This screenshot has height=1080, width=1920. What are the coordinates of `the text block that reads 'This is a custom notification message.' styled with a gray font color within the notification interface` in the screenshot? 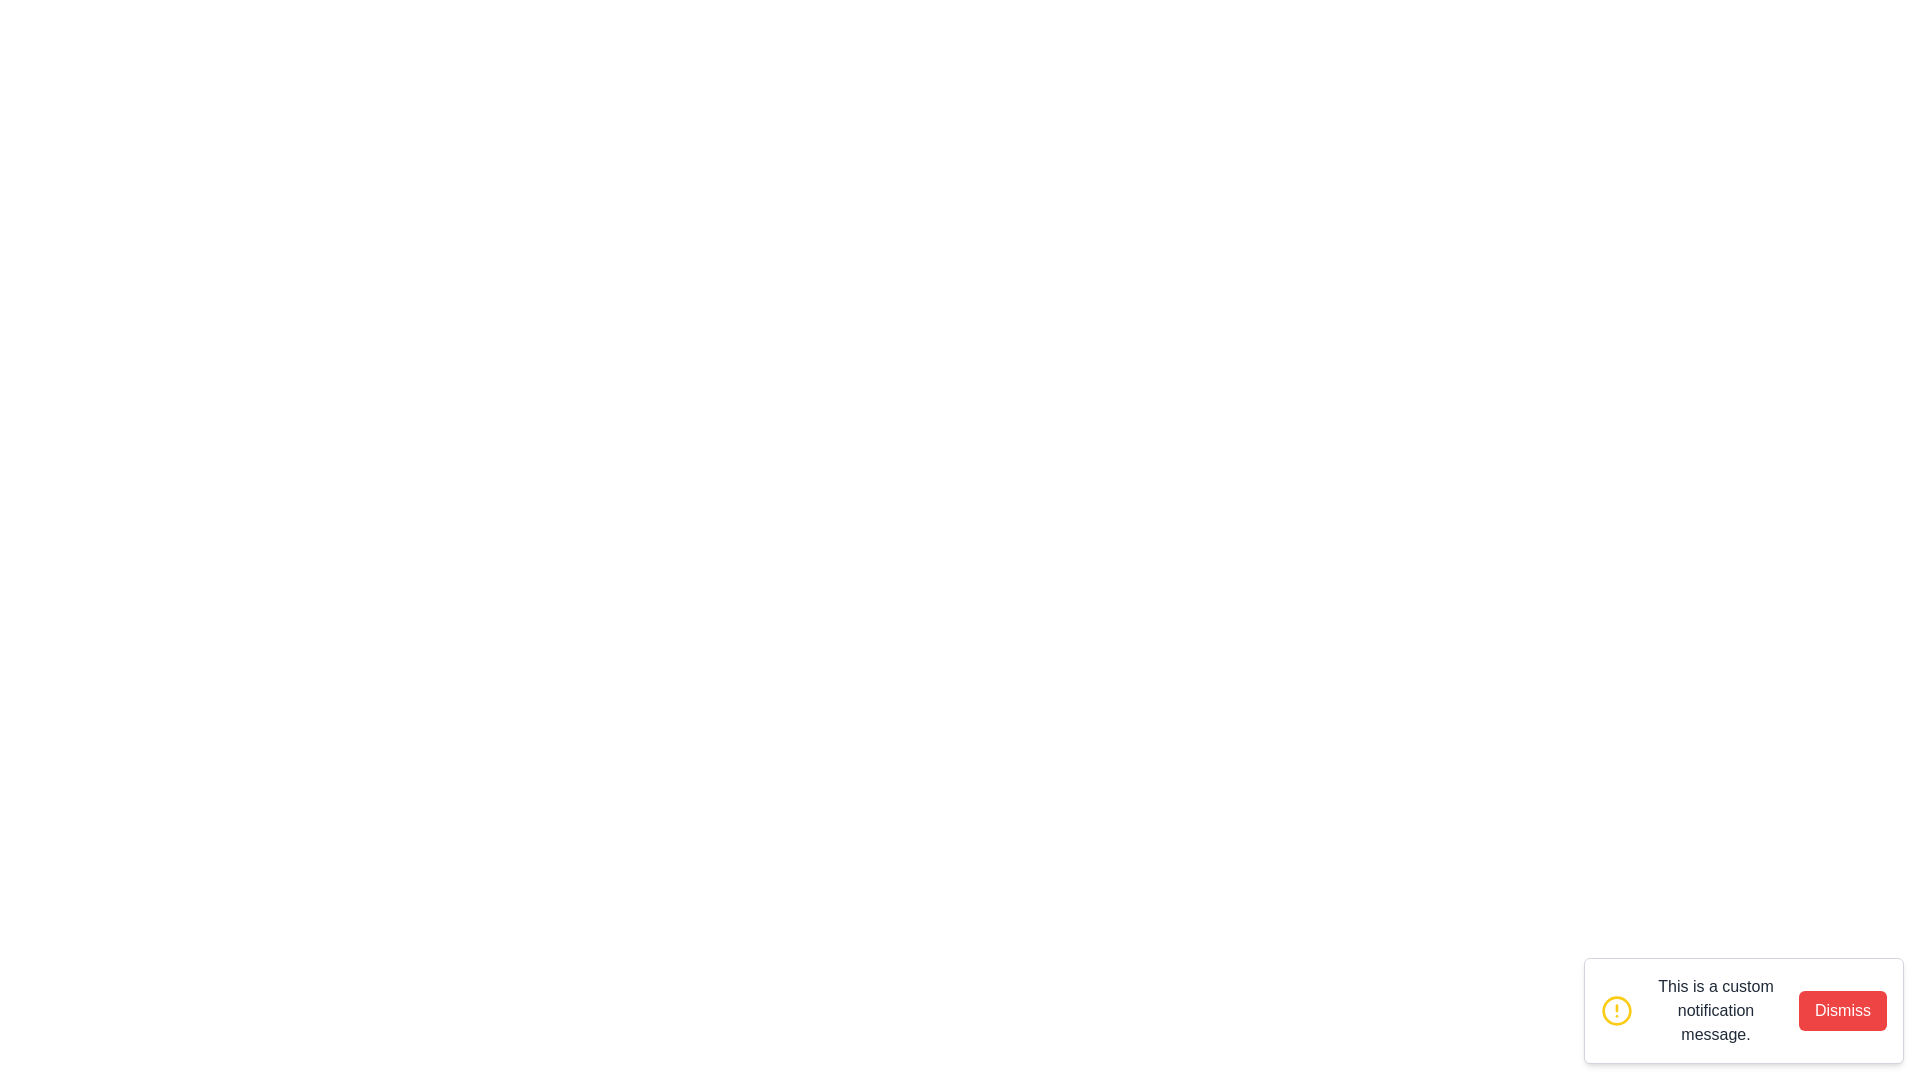 It's located at (1715, 1010).